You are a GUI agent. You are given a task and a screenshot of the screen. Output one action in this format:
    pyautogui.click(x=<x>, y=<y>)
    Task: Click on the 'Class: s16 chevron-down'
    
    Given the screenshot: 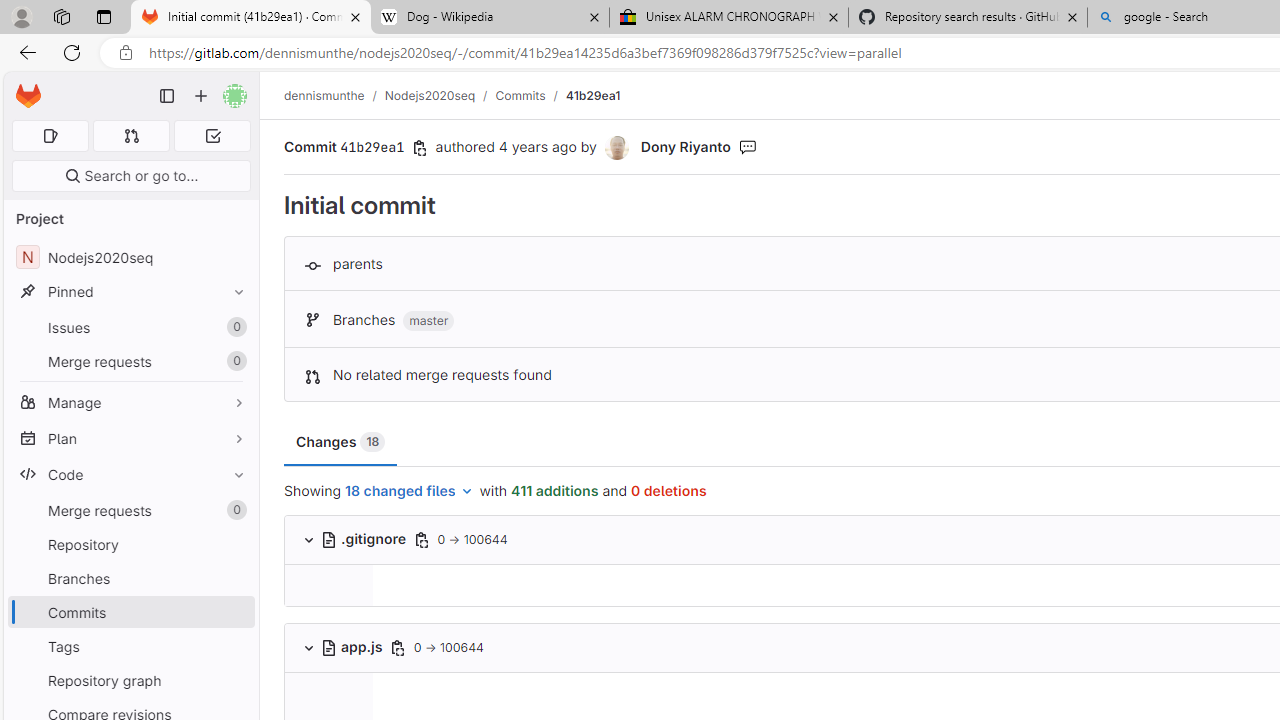 What is the action you would take?
    pyautogui.click(x=308, y=647)
    